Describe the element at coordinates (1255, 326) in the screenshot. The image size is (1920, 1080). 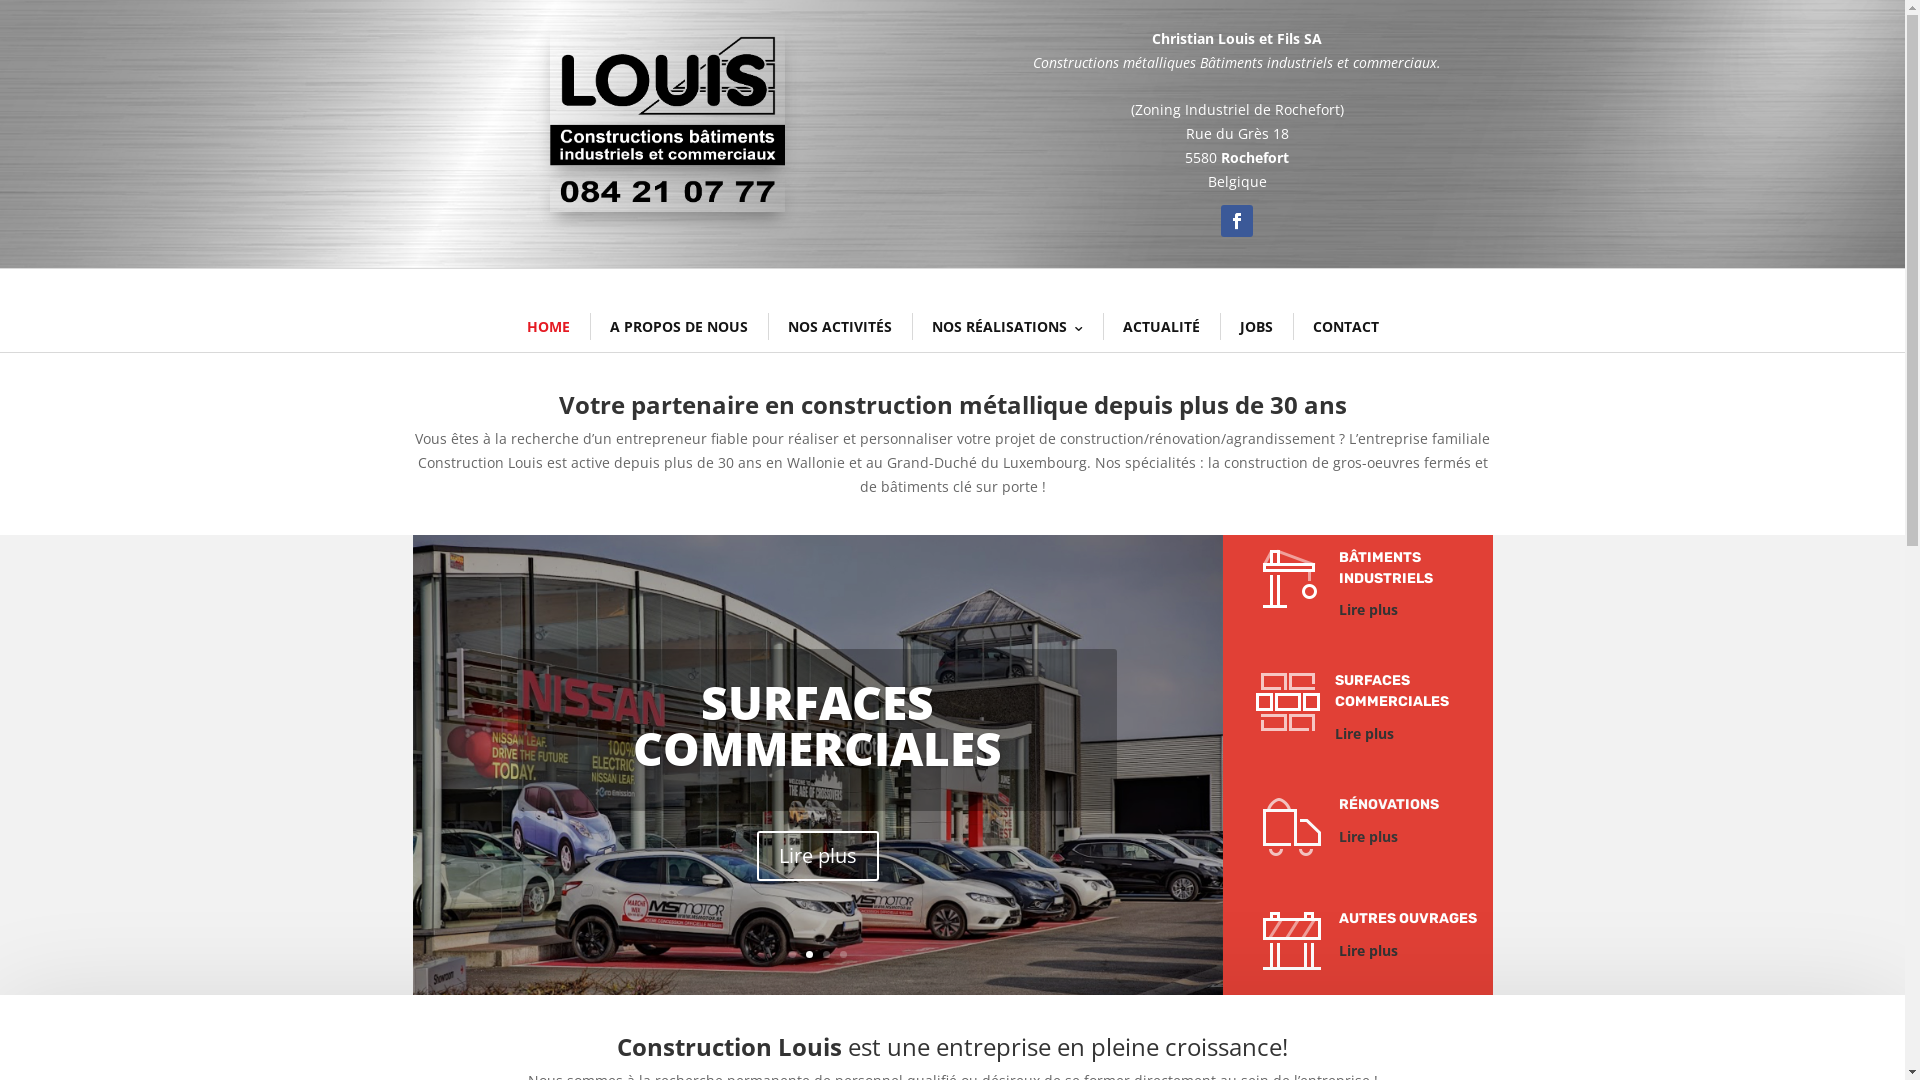
I see `'JOBS'` at that location.